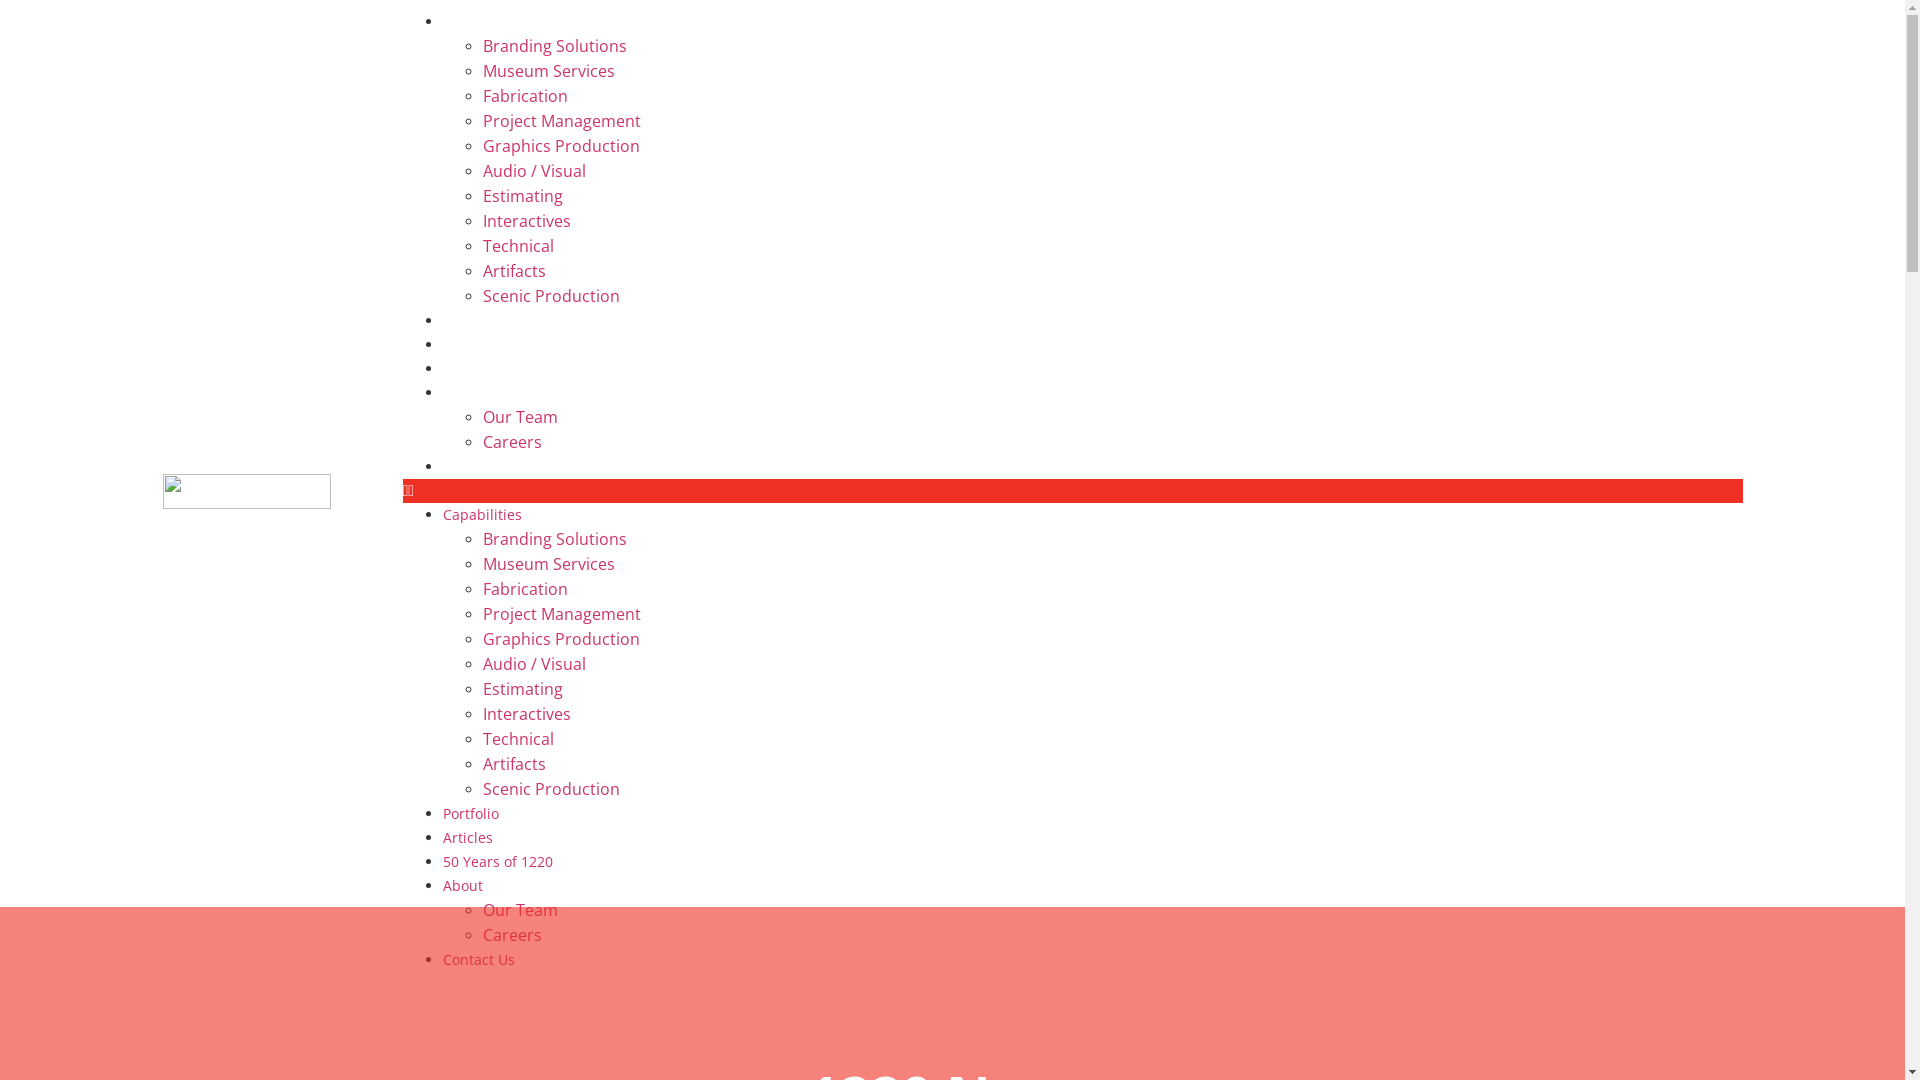 The width and height of the screenshot is (1920, 1080). I want to click on 'Fabrication', so click(524, 96).